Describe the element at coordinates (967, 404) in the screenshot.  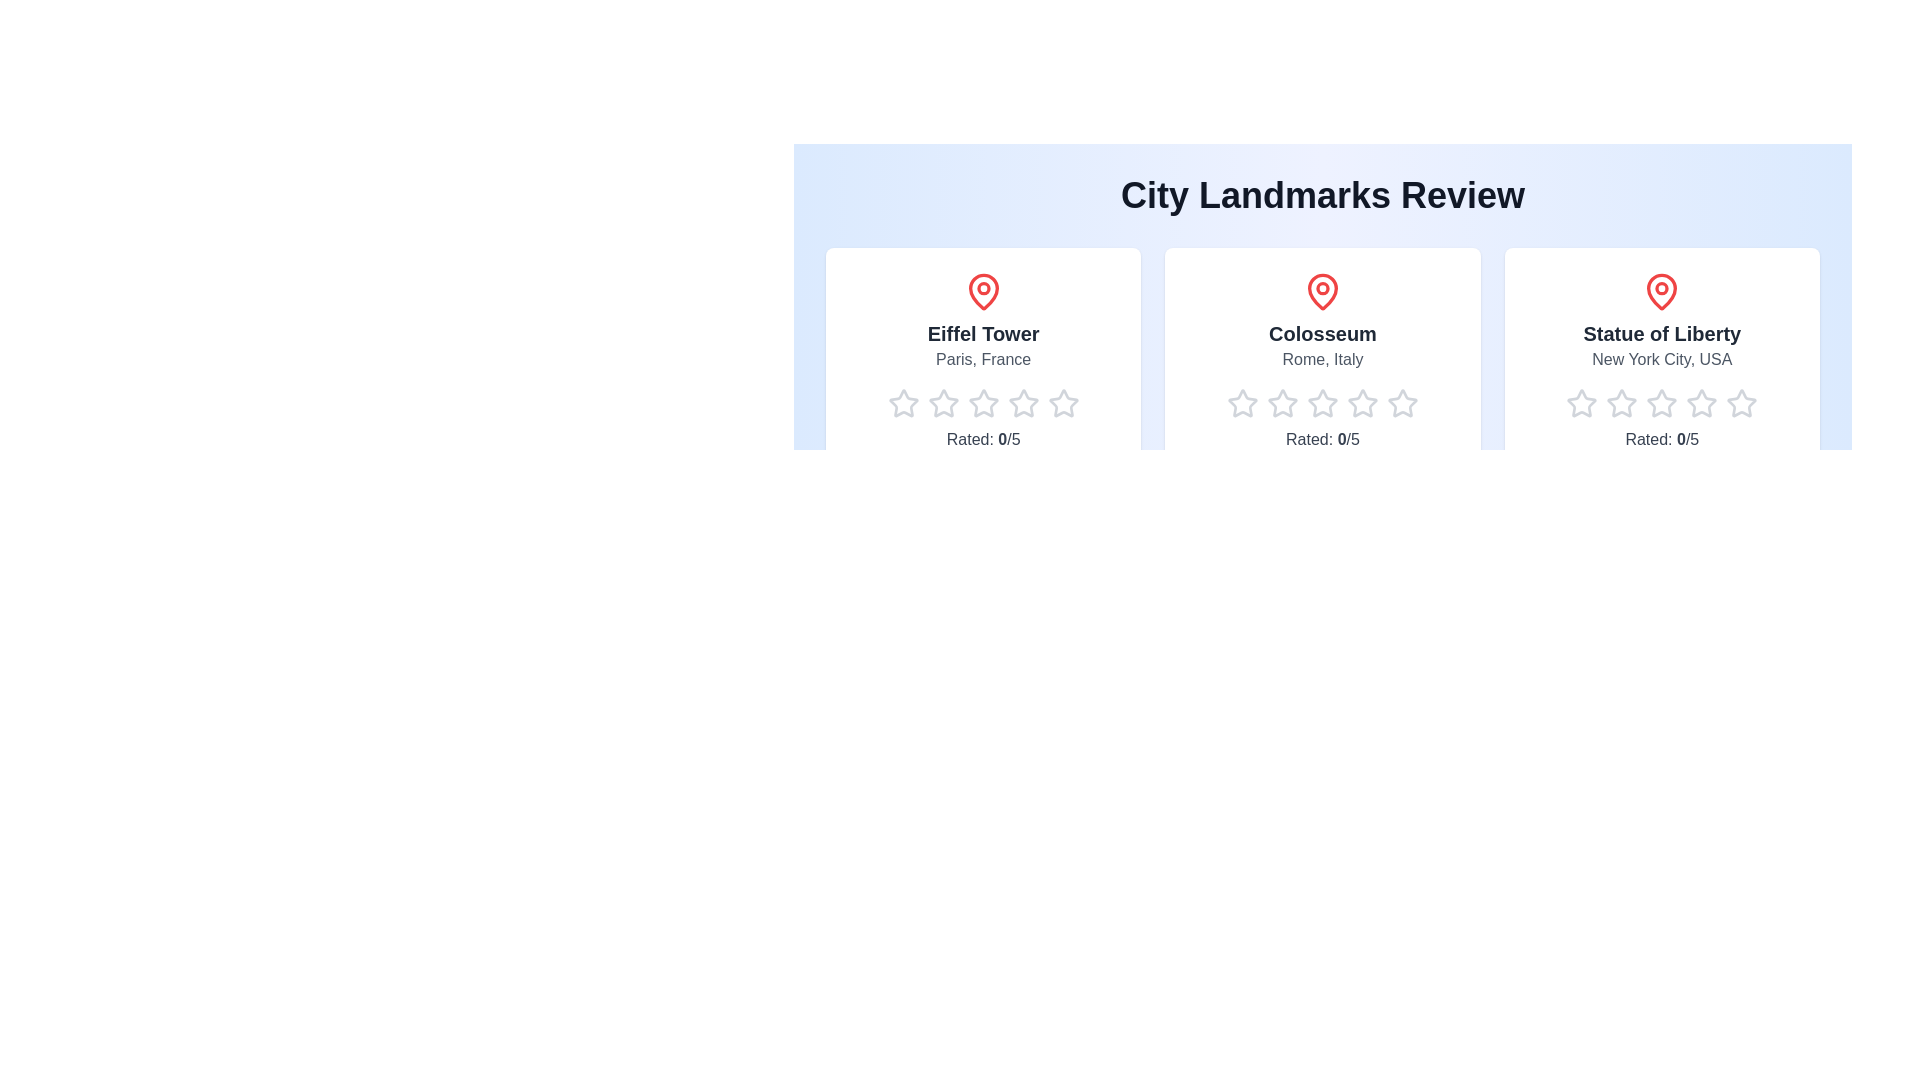
I see `the star corresponding to 3 for the landmark Eiffel Tower` at that location.